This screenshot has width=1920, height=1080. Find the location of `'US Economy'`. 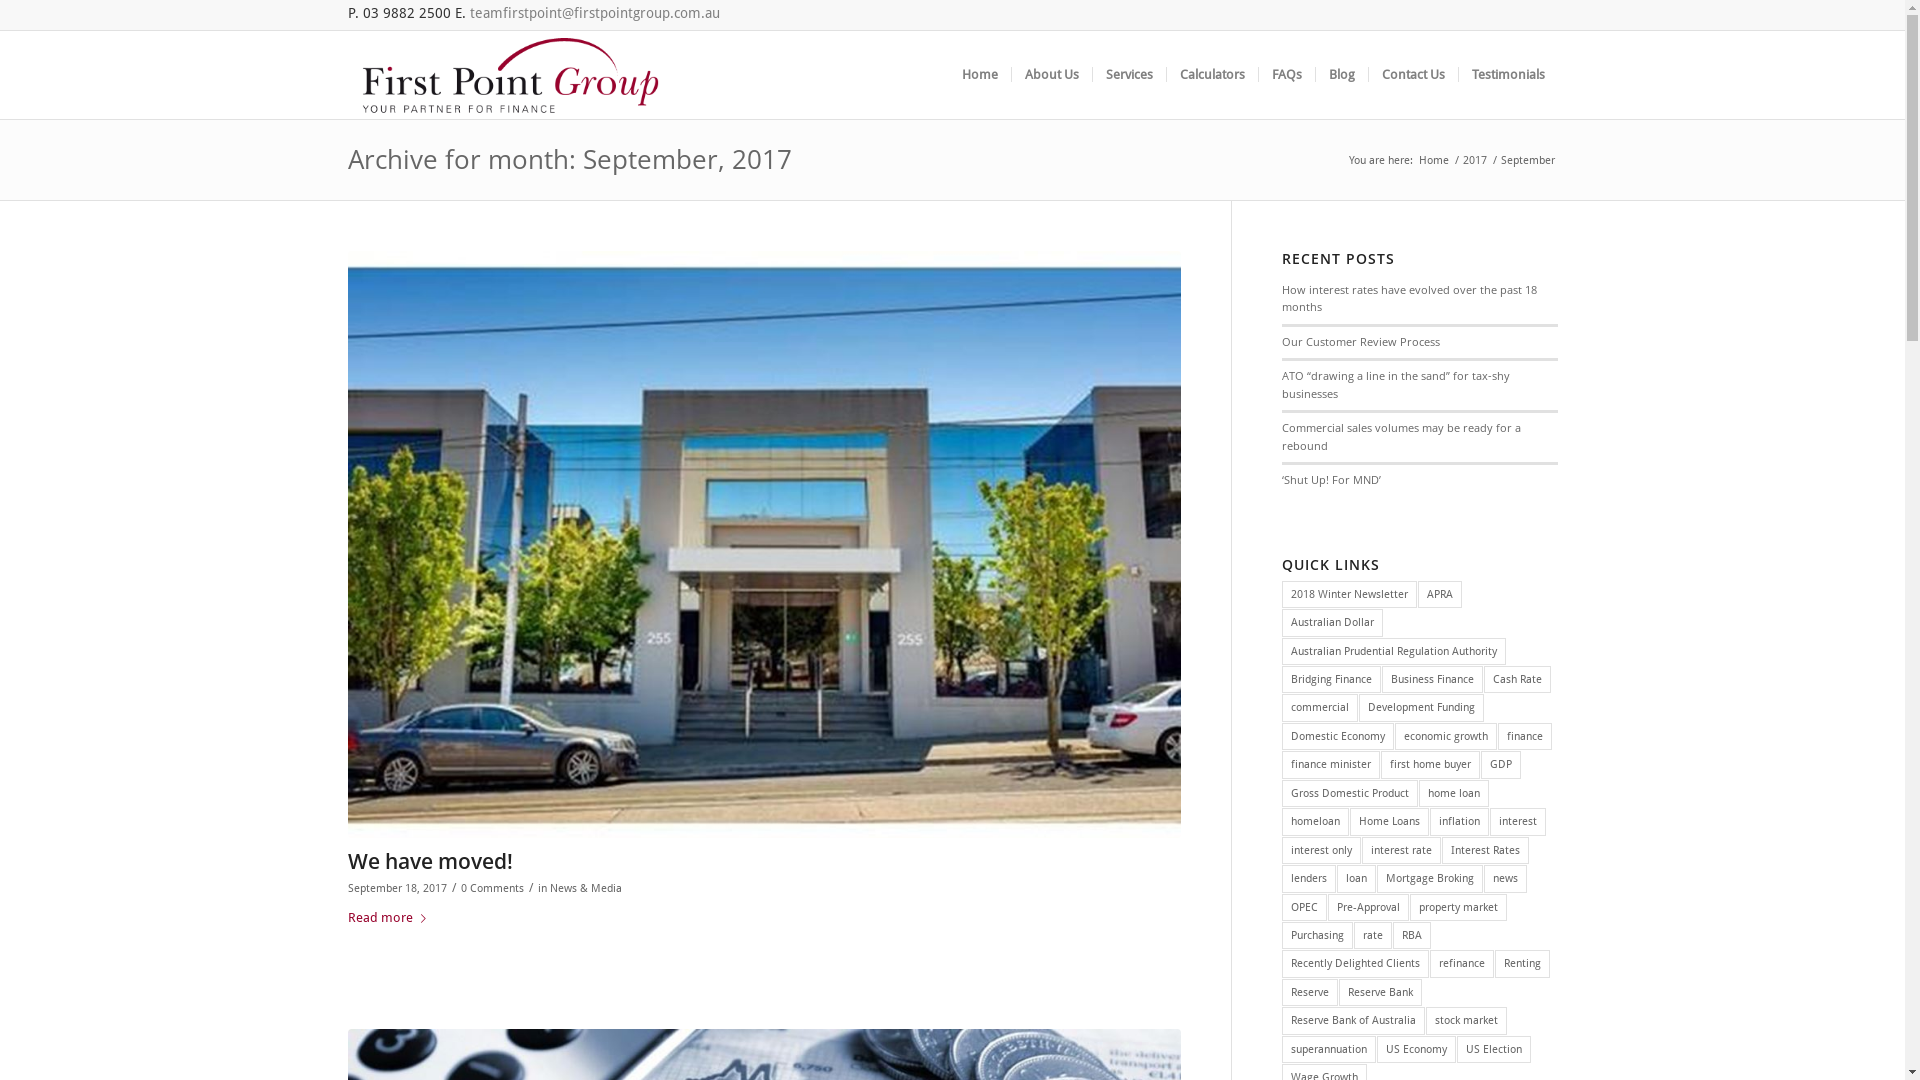

'US Economy' is located at coordinates (1415, 1048).